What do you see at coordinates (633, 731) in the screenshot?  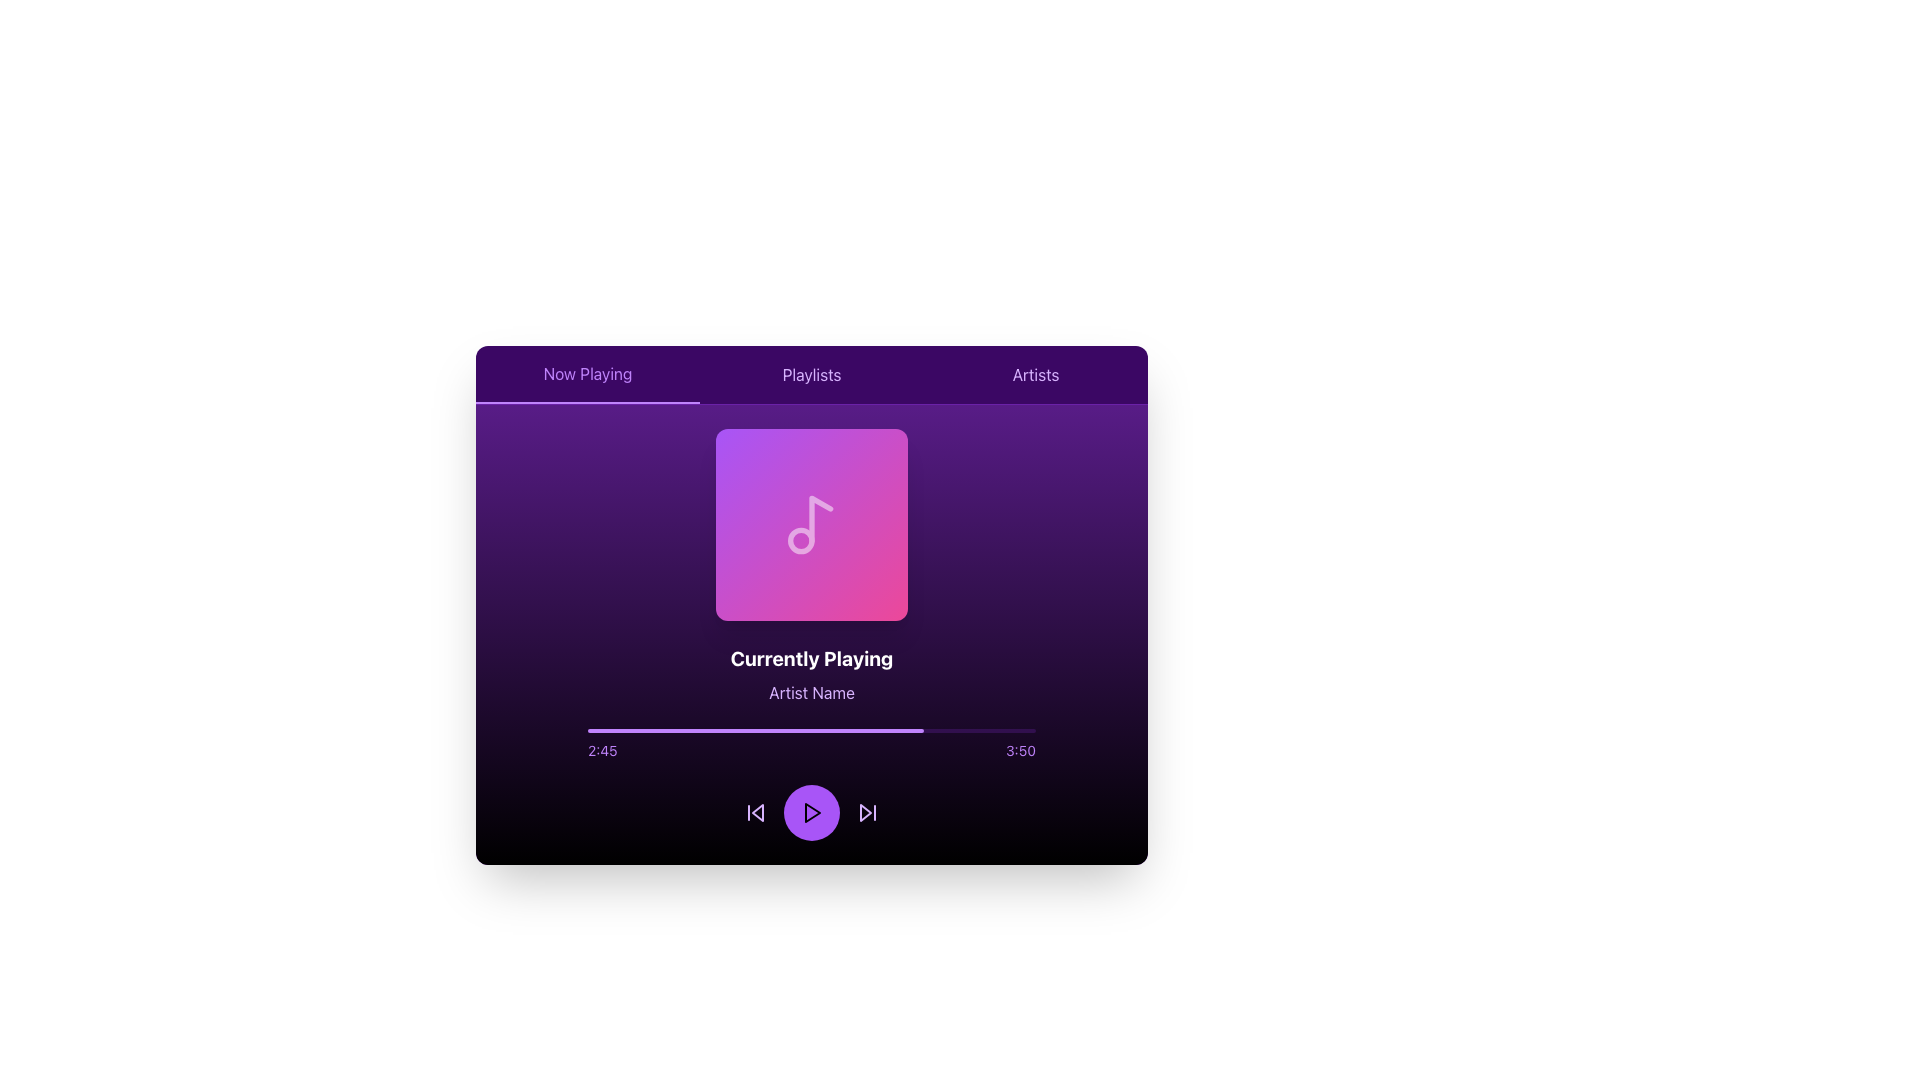 I see `the media playback position` at bounding box center [633, 731].